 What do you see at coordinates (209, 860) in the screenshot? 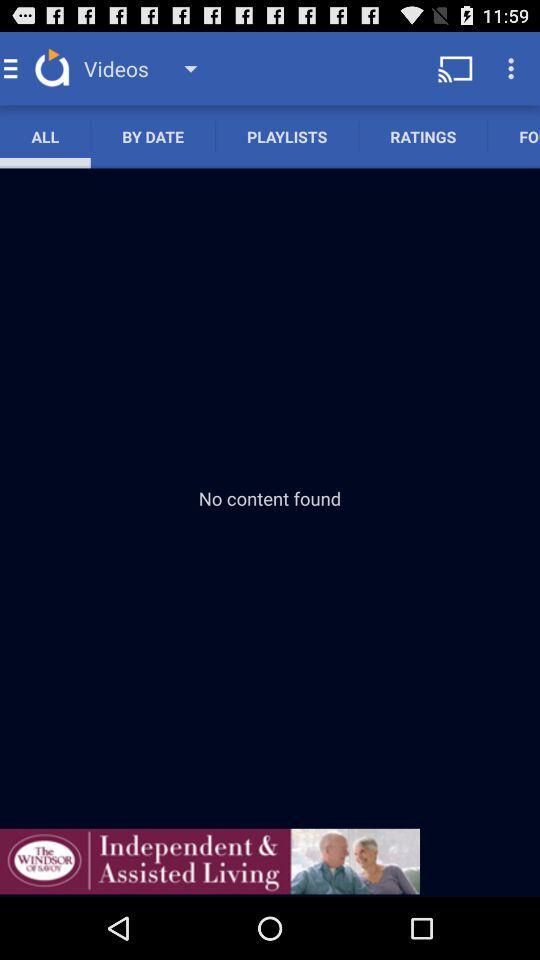
I see `for adverisment` at bounding box center [209, 860].